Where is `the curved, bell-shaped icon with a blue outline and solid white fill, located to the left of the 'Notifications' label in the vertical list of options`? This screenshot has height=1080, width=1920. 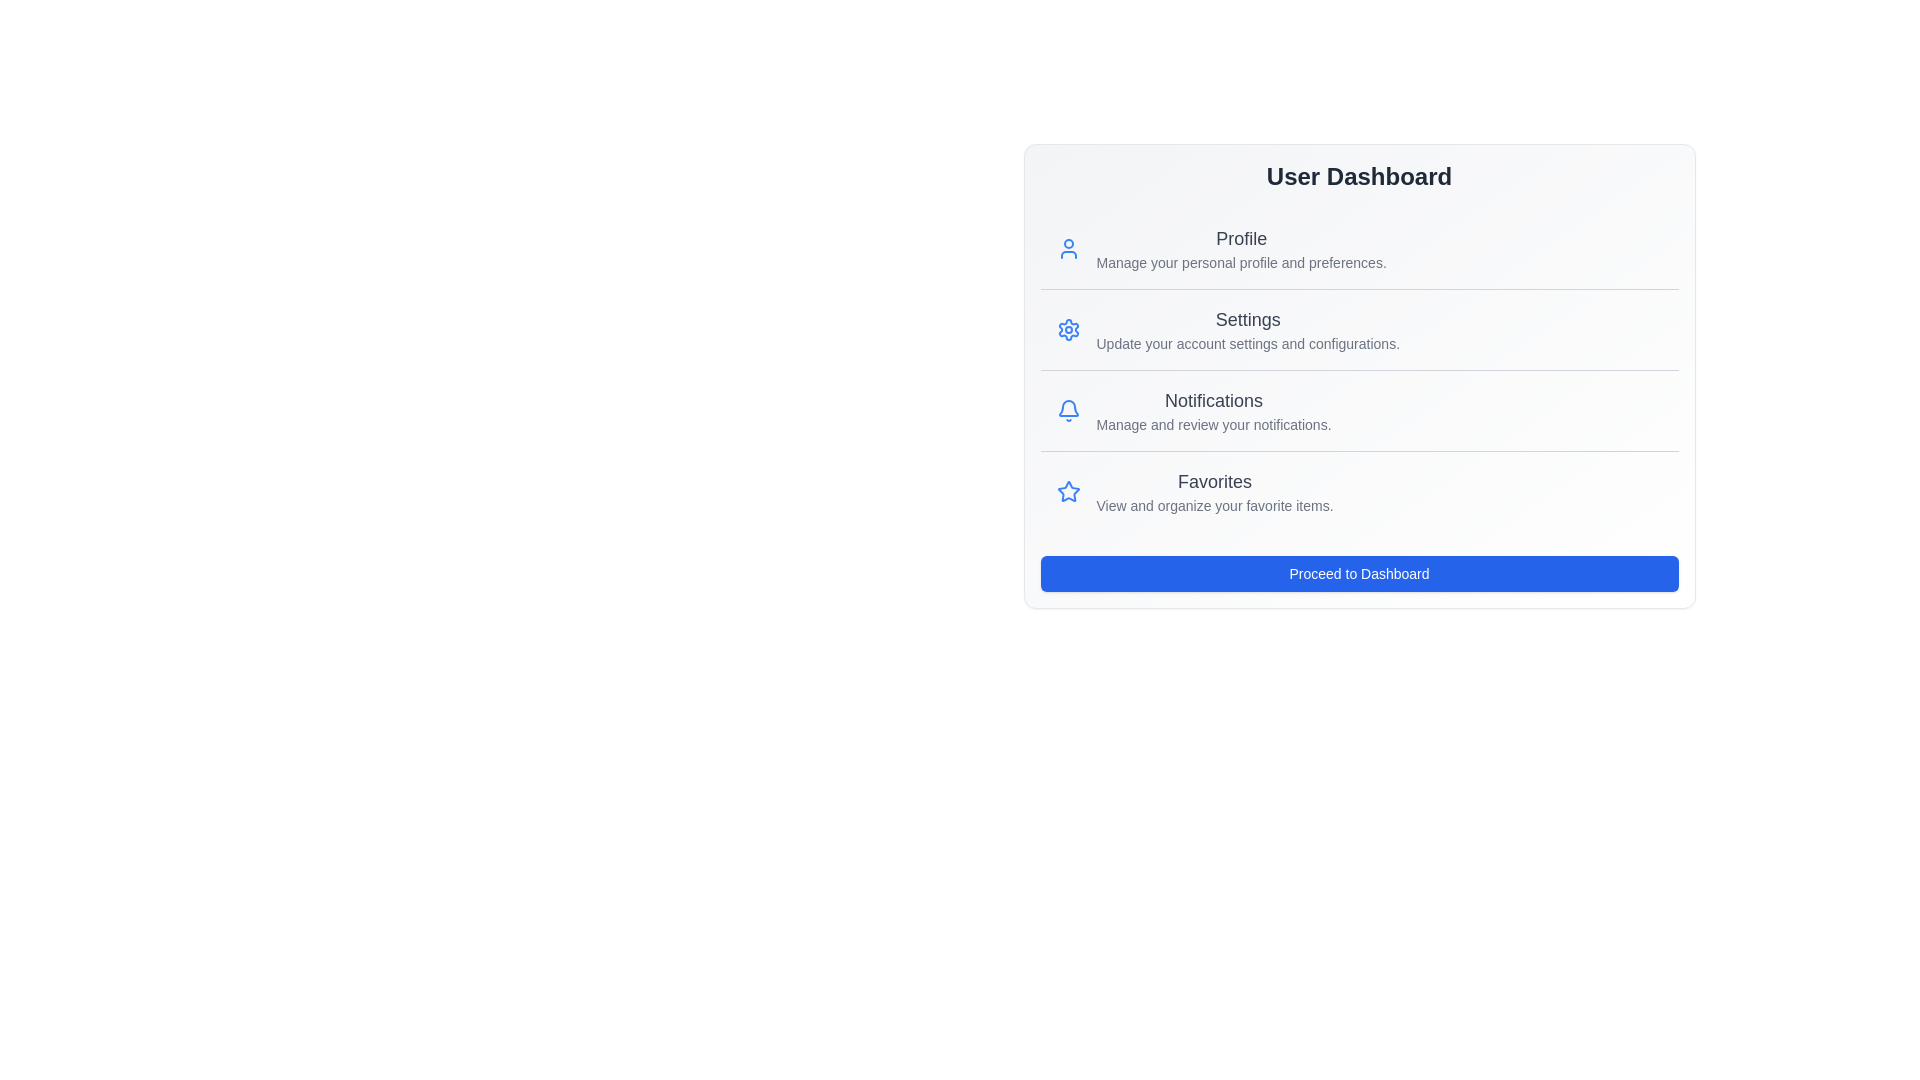 the curved, bell-shaped icon with a blue outline and solid white fill, located to the left of the 'Notifications' label in the vertical list of options is located at coordinates (1067, 407).